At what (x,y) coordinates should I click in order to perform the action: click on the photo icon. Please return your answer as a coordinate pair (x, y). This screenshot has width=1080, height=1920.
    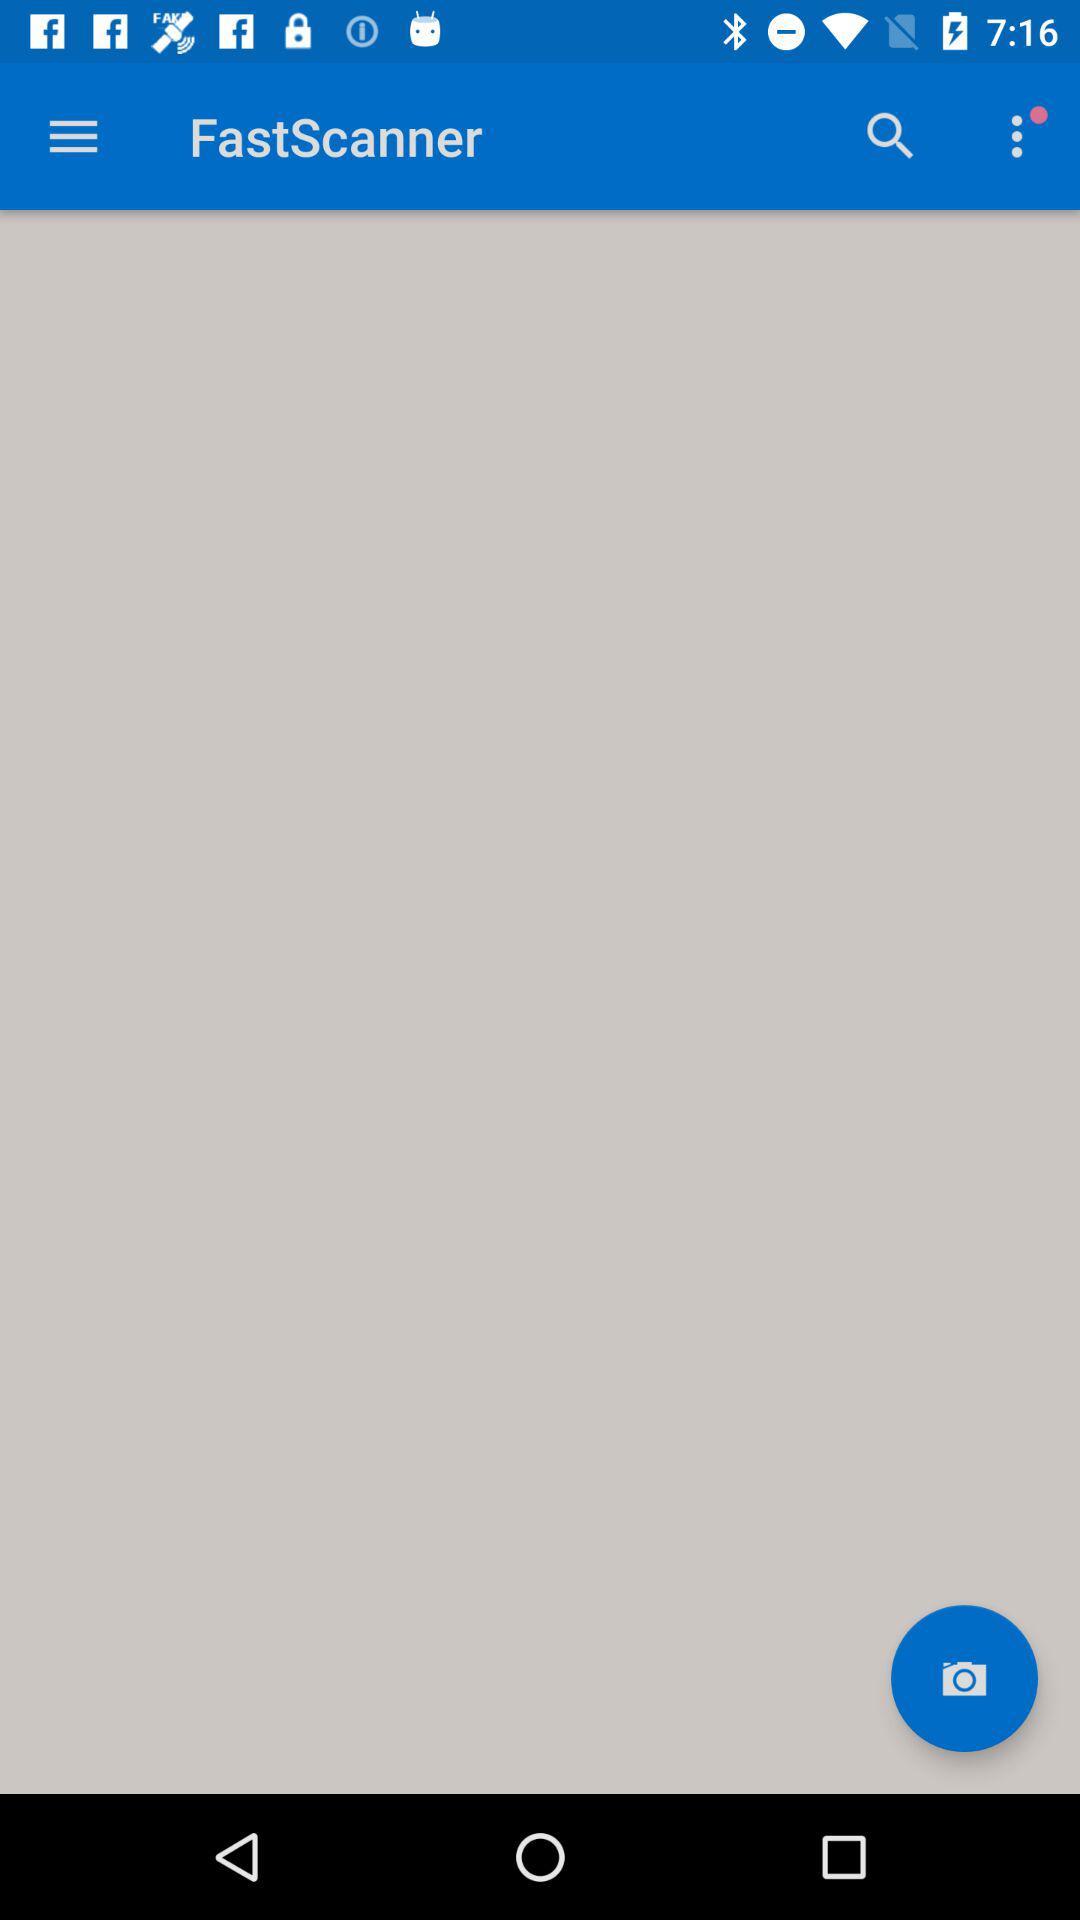
    Looking at the image, I should click on (963, 1678).